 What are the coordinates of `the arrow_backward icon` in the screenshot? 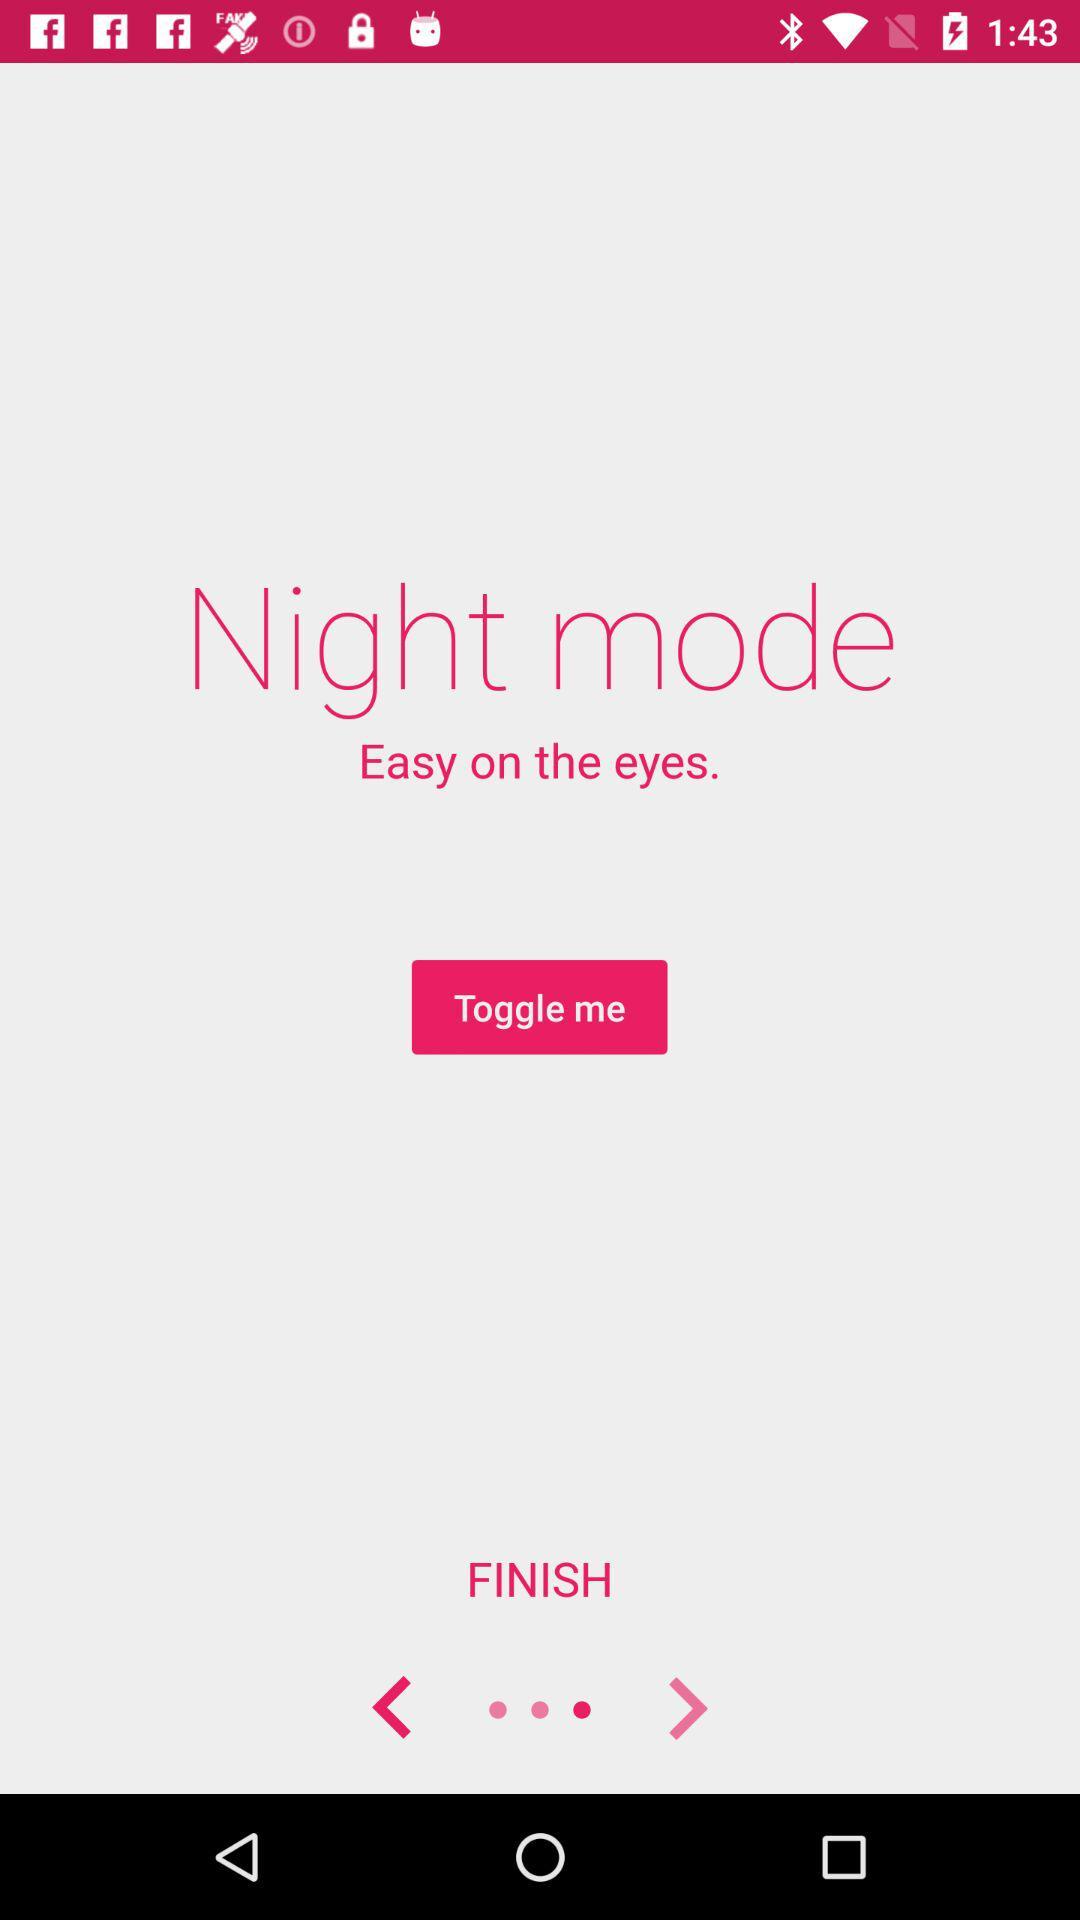 It's located at (393, 1708).